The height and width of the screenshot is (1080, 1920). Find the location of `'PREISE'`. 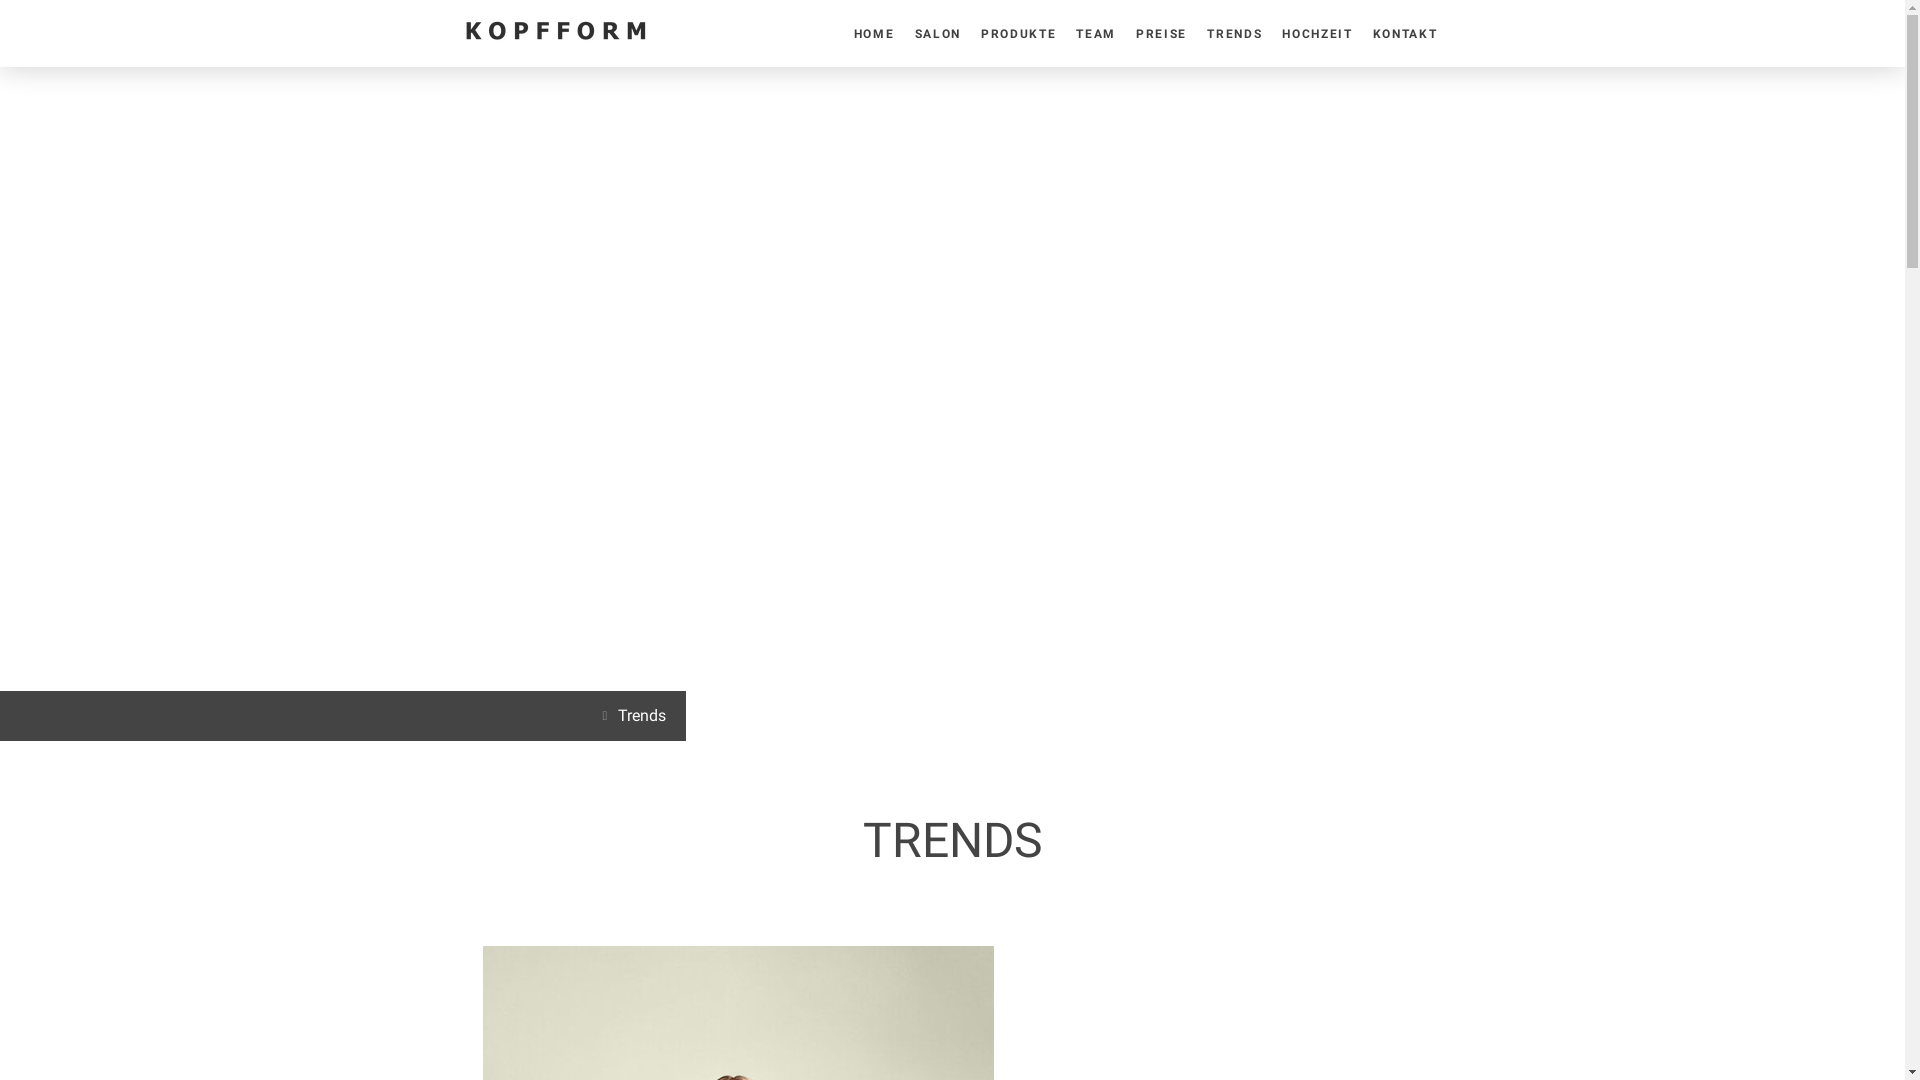

'PREISE' is located at coordinates (1126, 33).